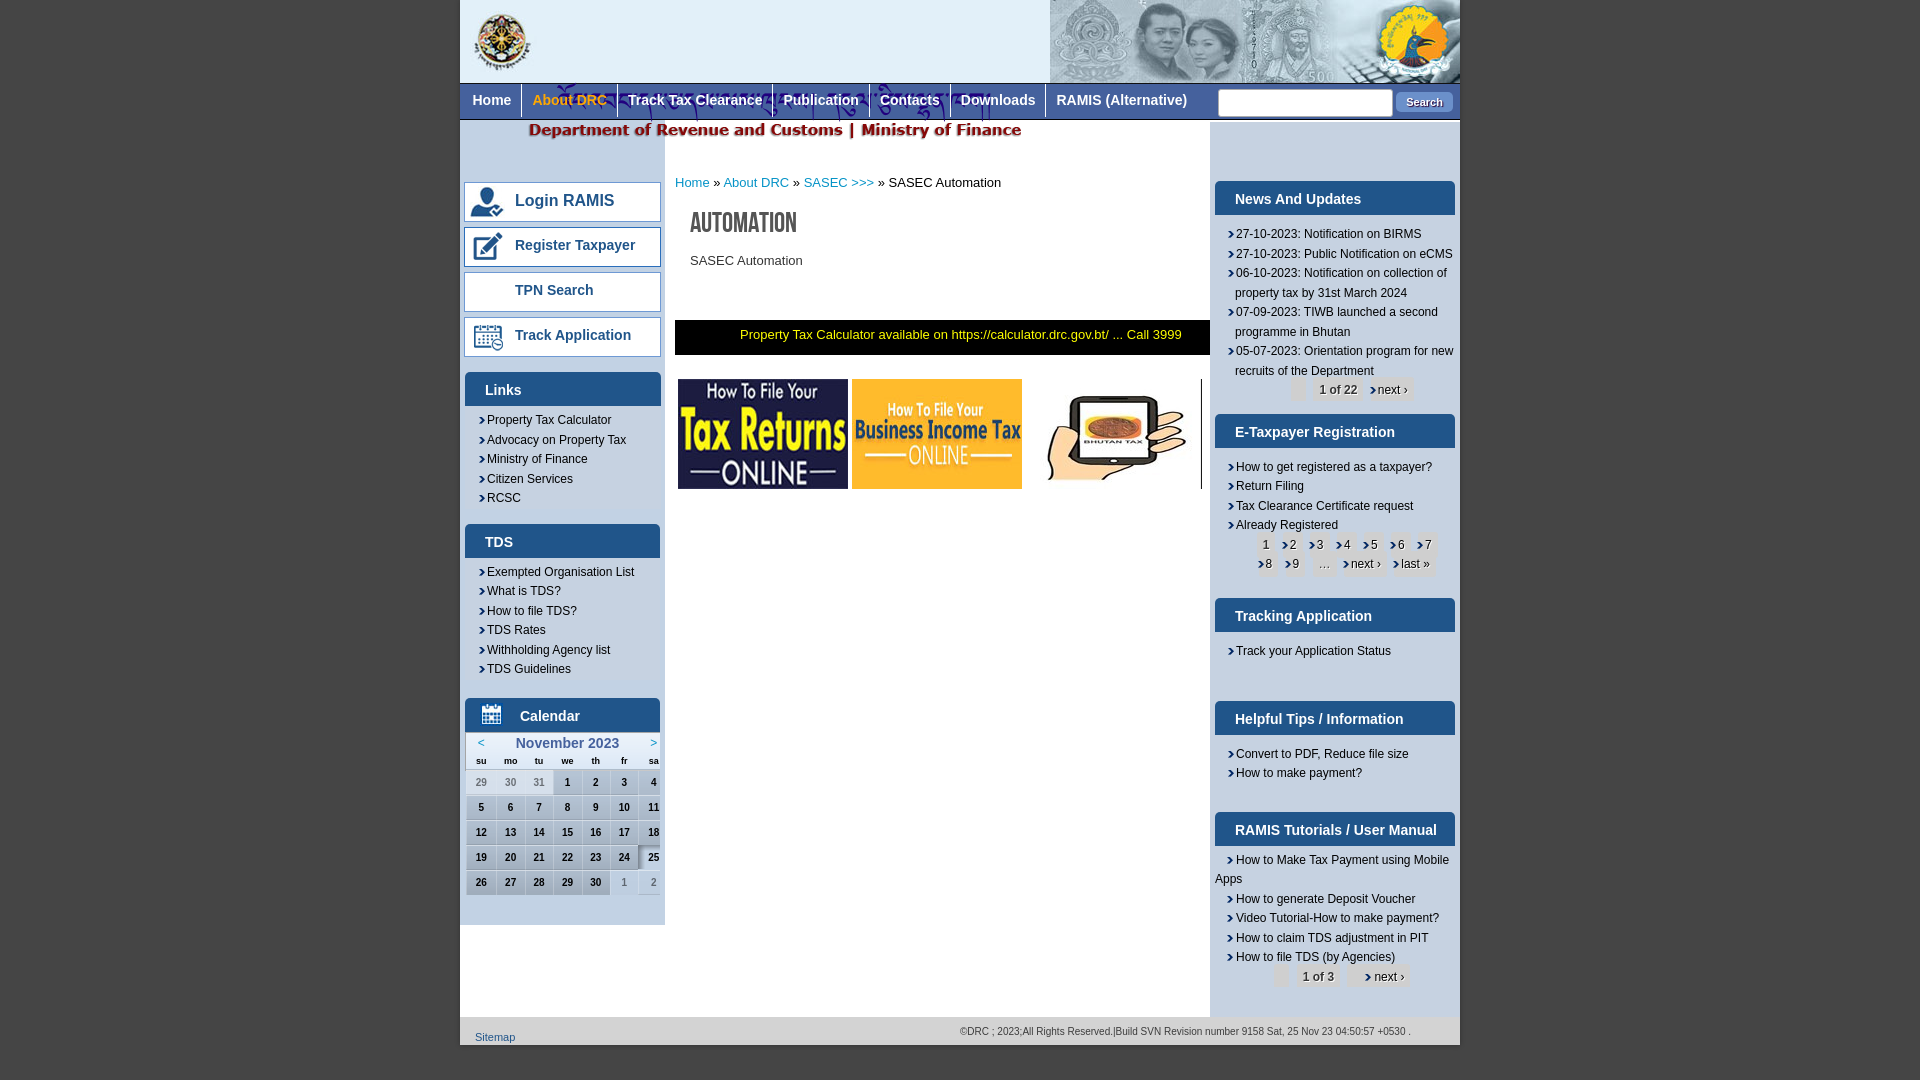 Image resolution: width=1920 pixels, height=1080 pixels. I want to click on 'What is TDS?', so click(475, 589).